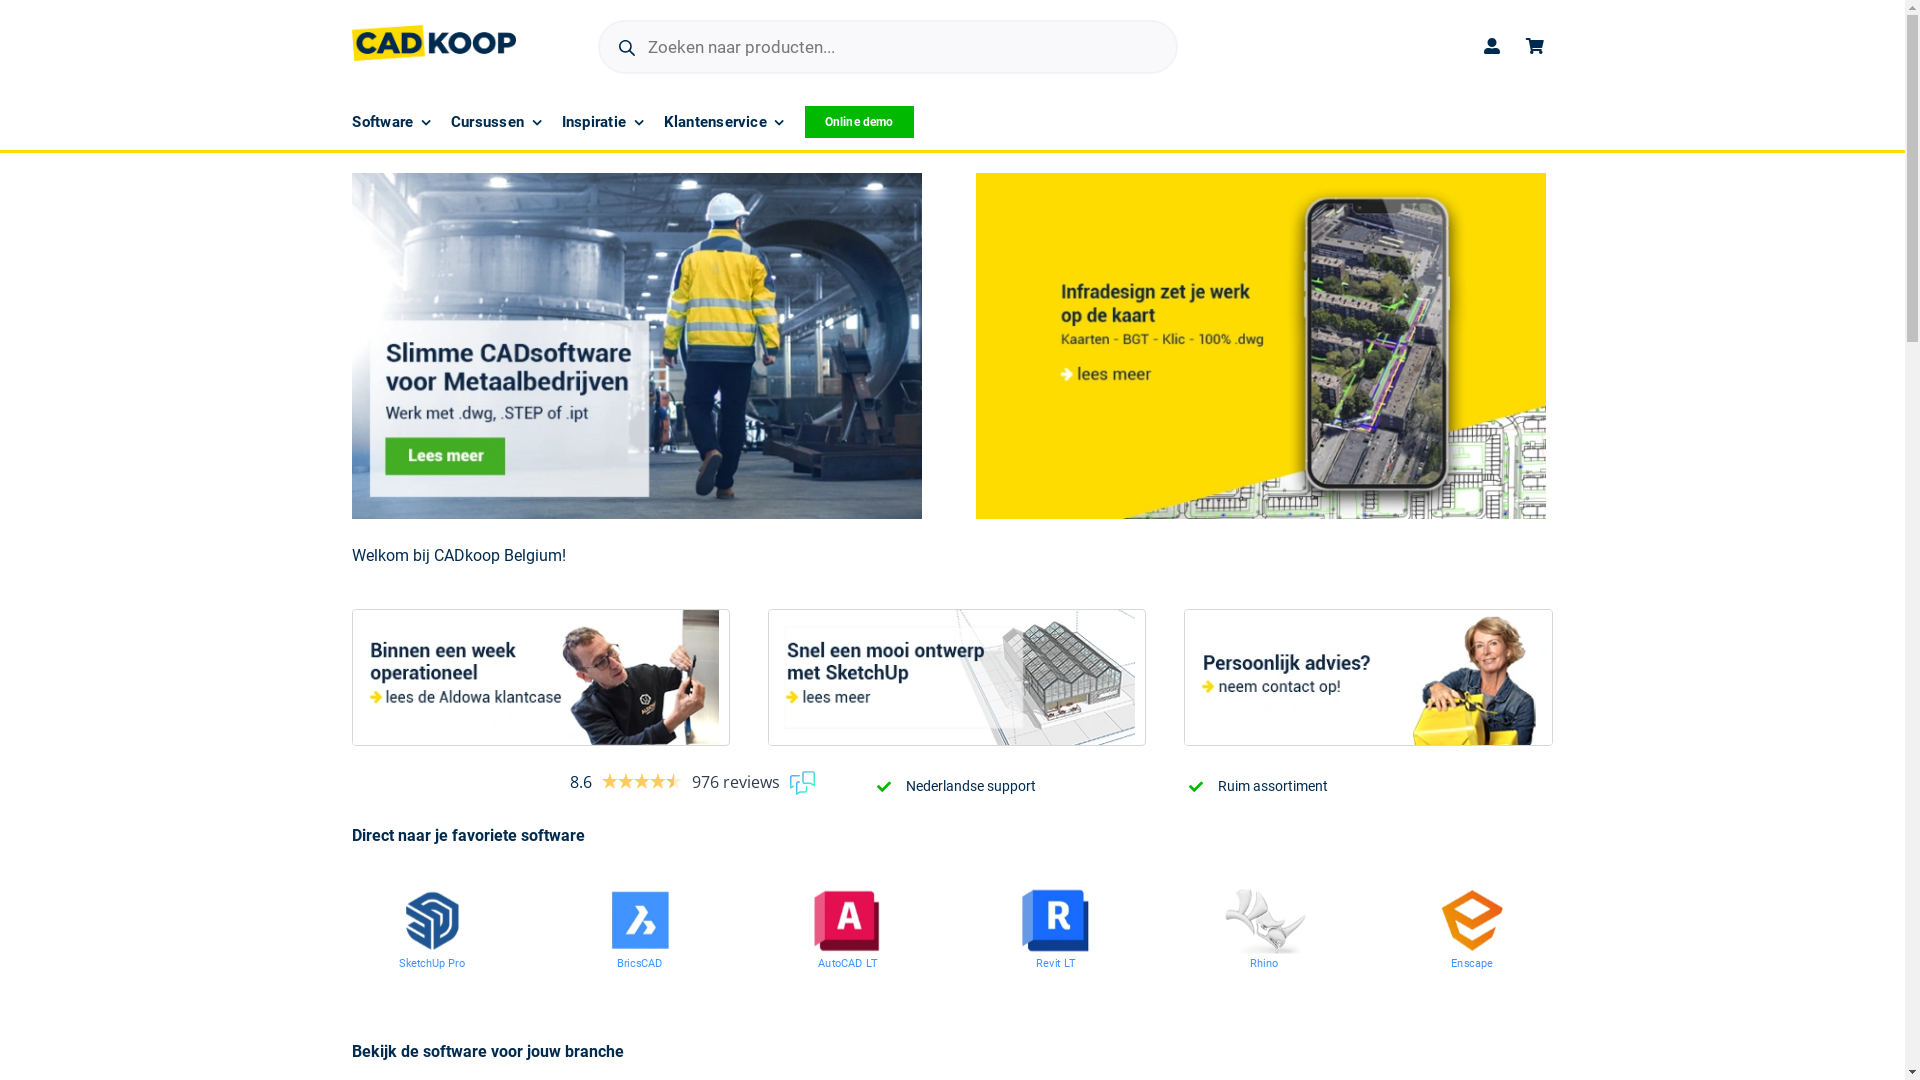 The image size is (1920, 1080). I want to click on 'AutoCAD LT', so click(861, 964).